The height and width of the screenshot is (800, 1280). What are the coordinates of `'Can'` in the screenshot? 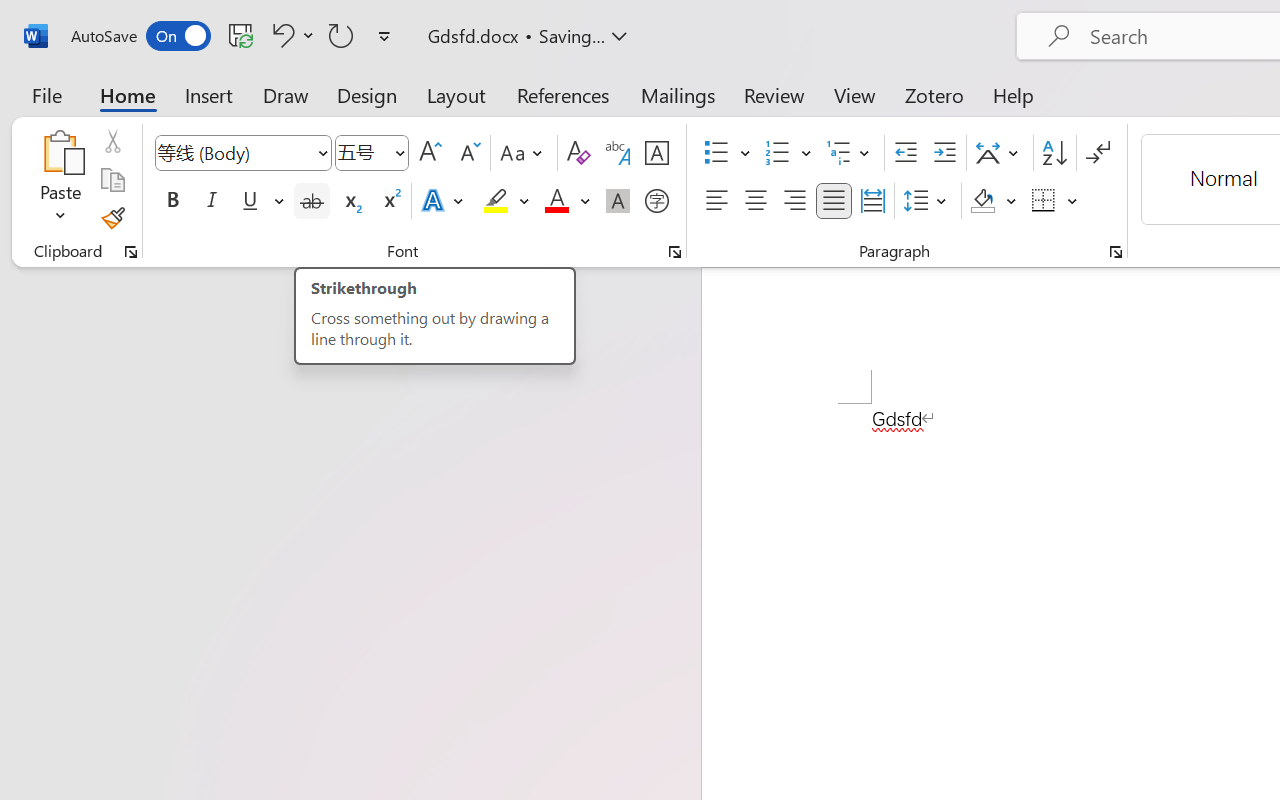 It's located at (341, 34).